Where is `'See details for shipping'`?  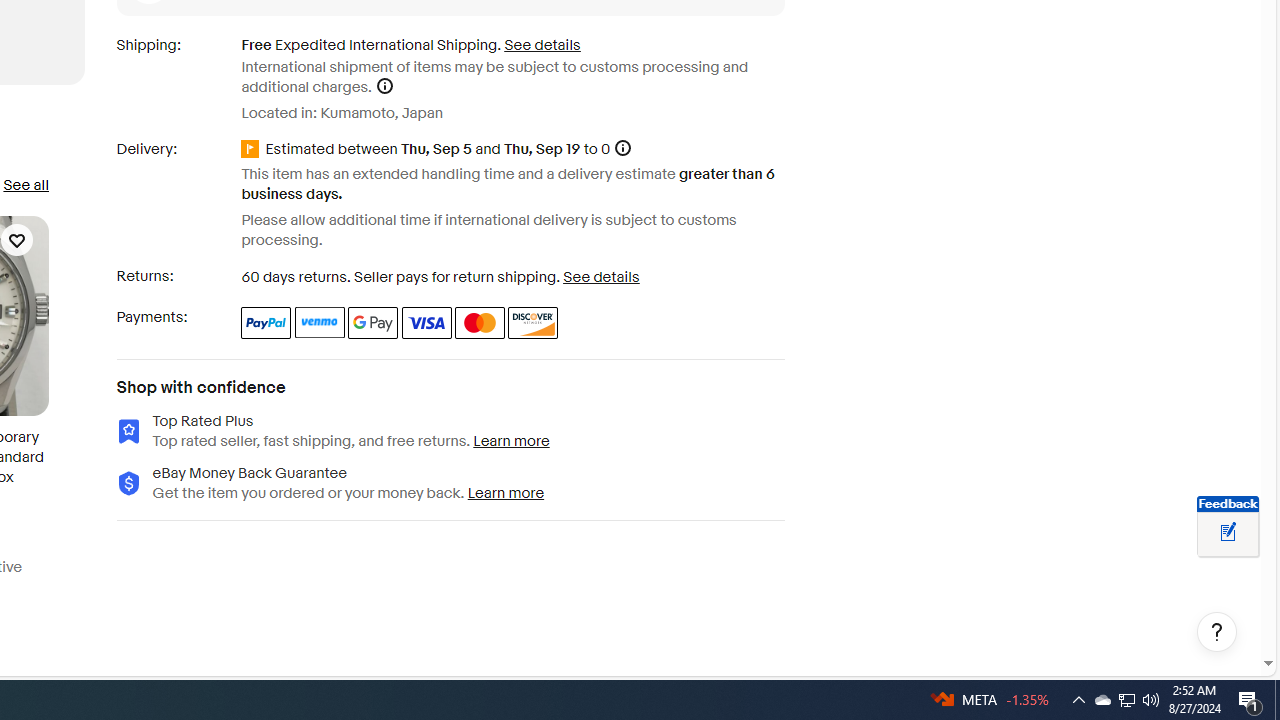
'See details for shipping' is located at coordinates (542, 45).